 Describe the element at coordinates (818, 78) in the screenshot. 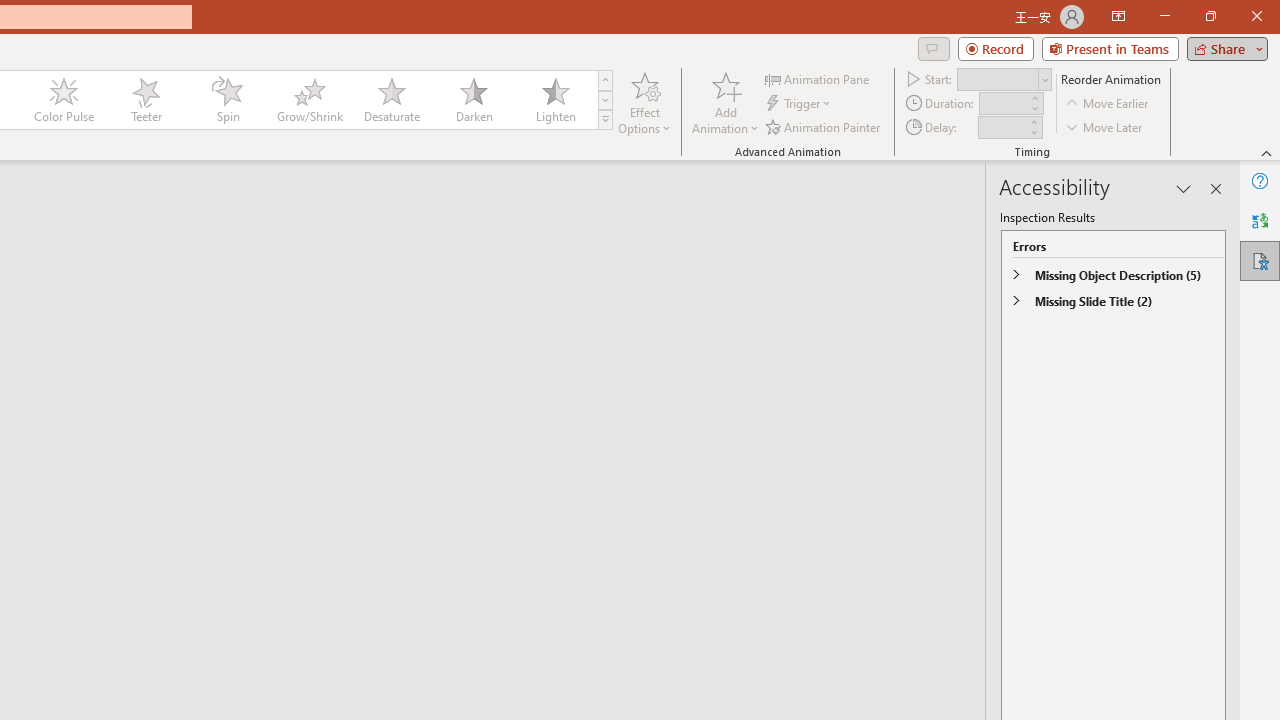

I see `'Animation Pane'` at that location.